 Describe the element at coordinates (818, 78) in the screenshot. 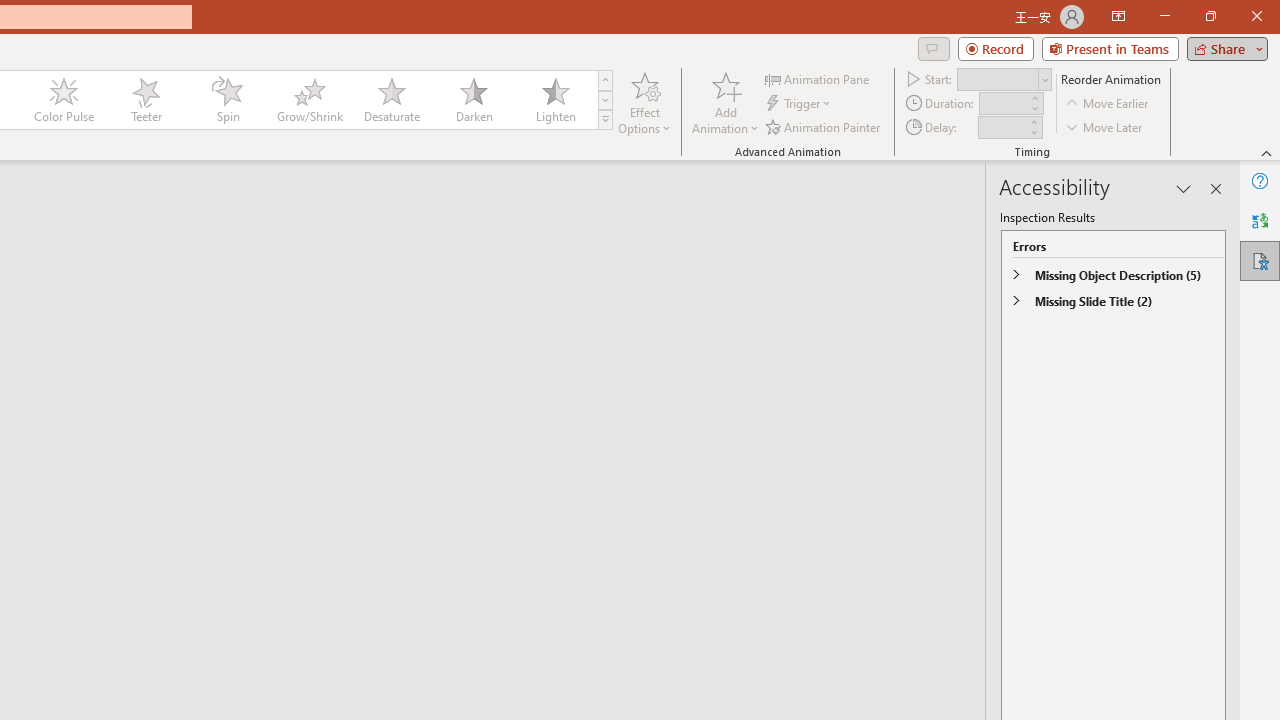

I see `'Animation Pane'` at that location.